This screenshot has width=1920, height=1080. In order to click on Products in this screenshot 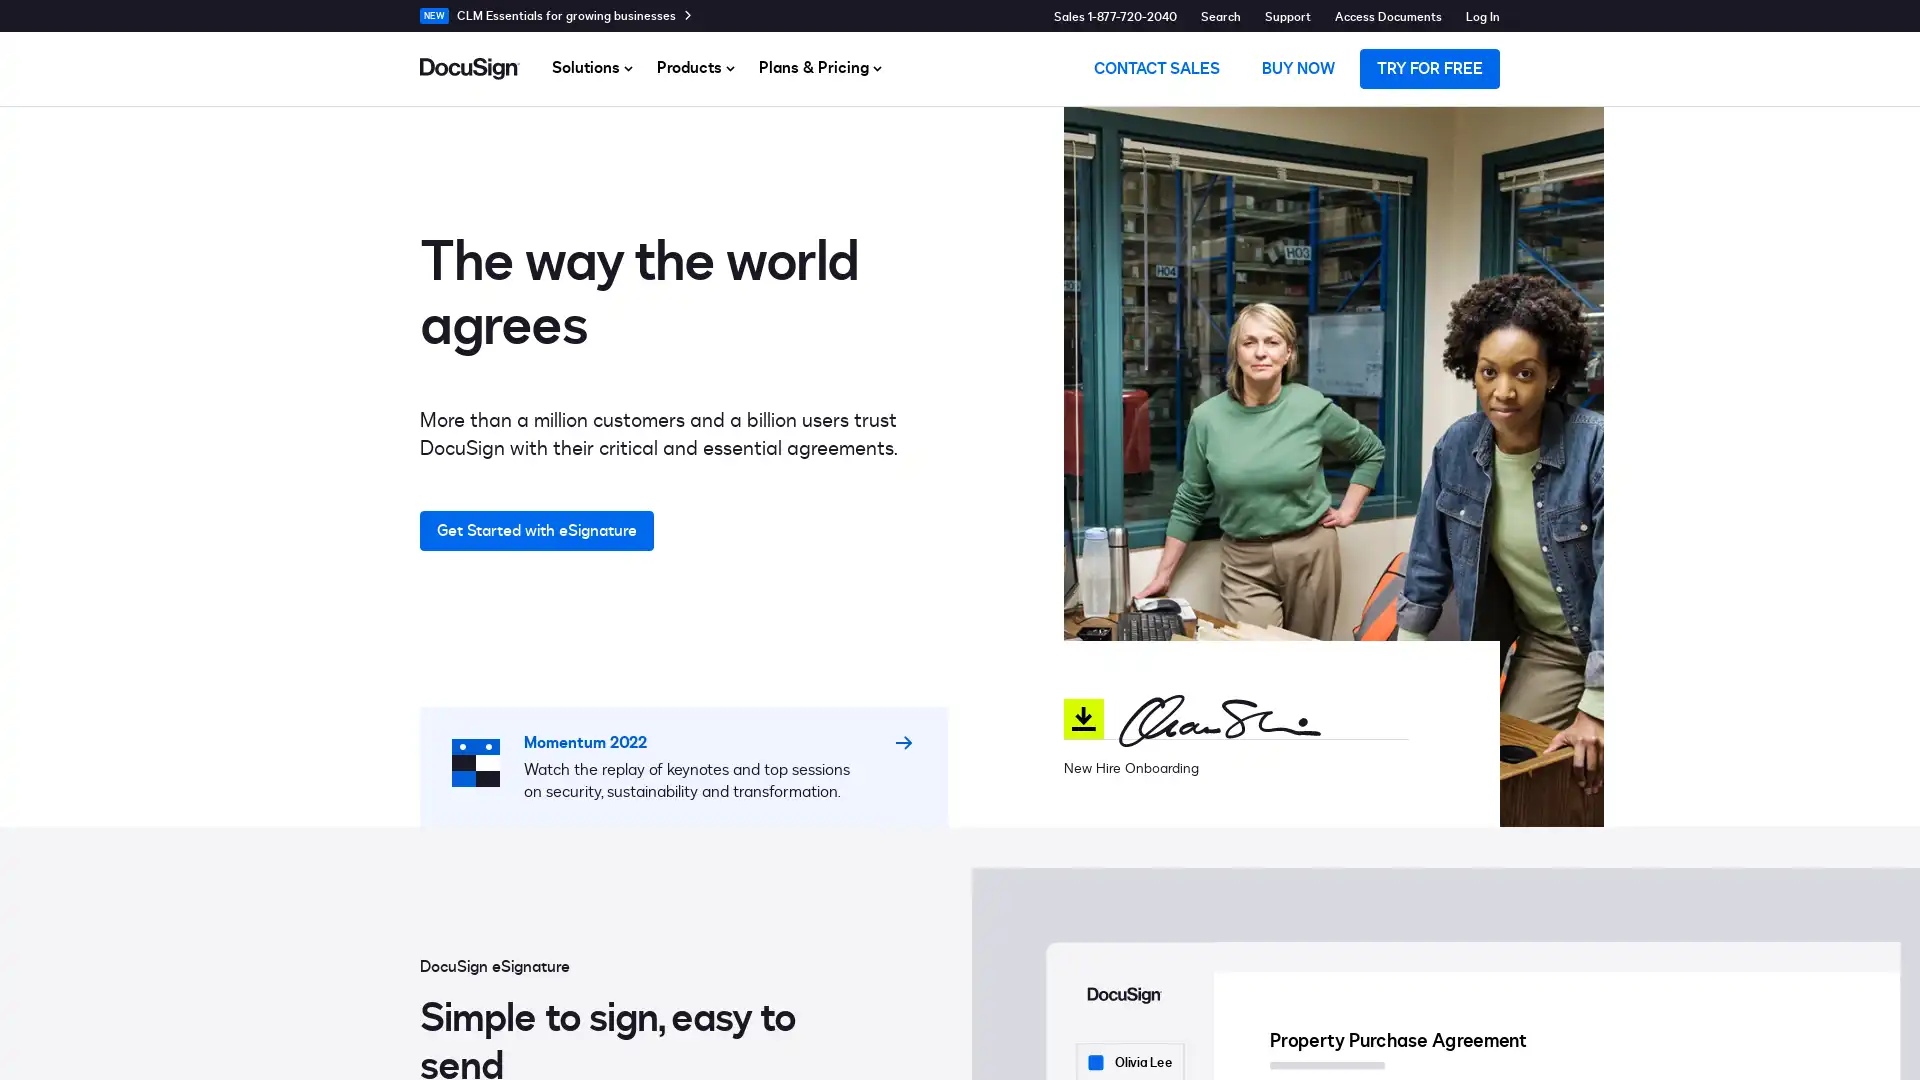, I will do `click(696, 68)`.